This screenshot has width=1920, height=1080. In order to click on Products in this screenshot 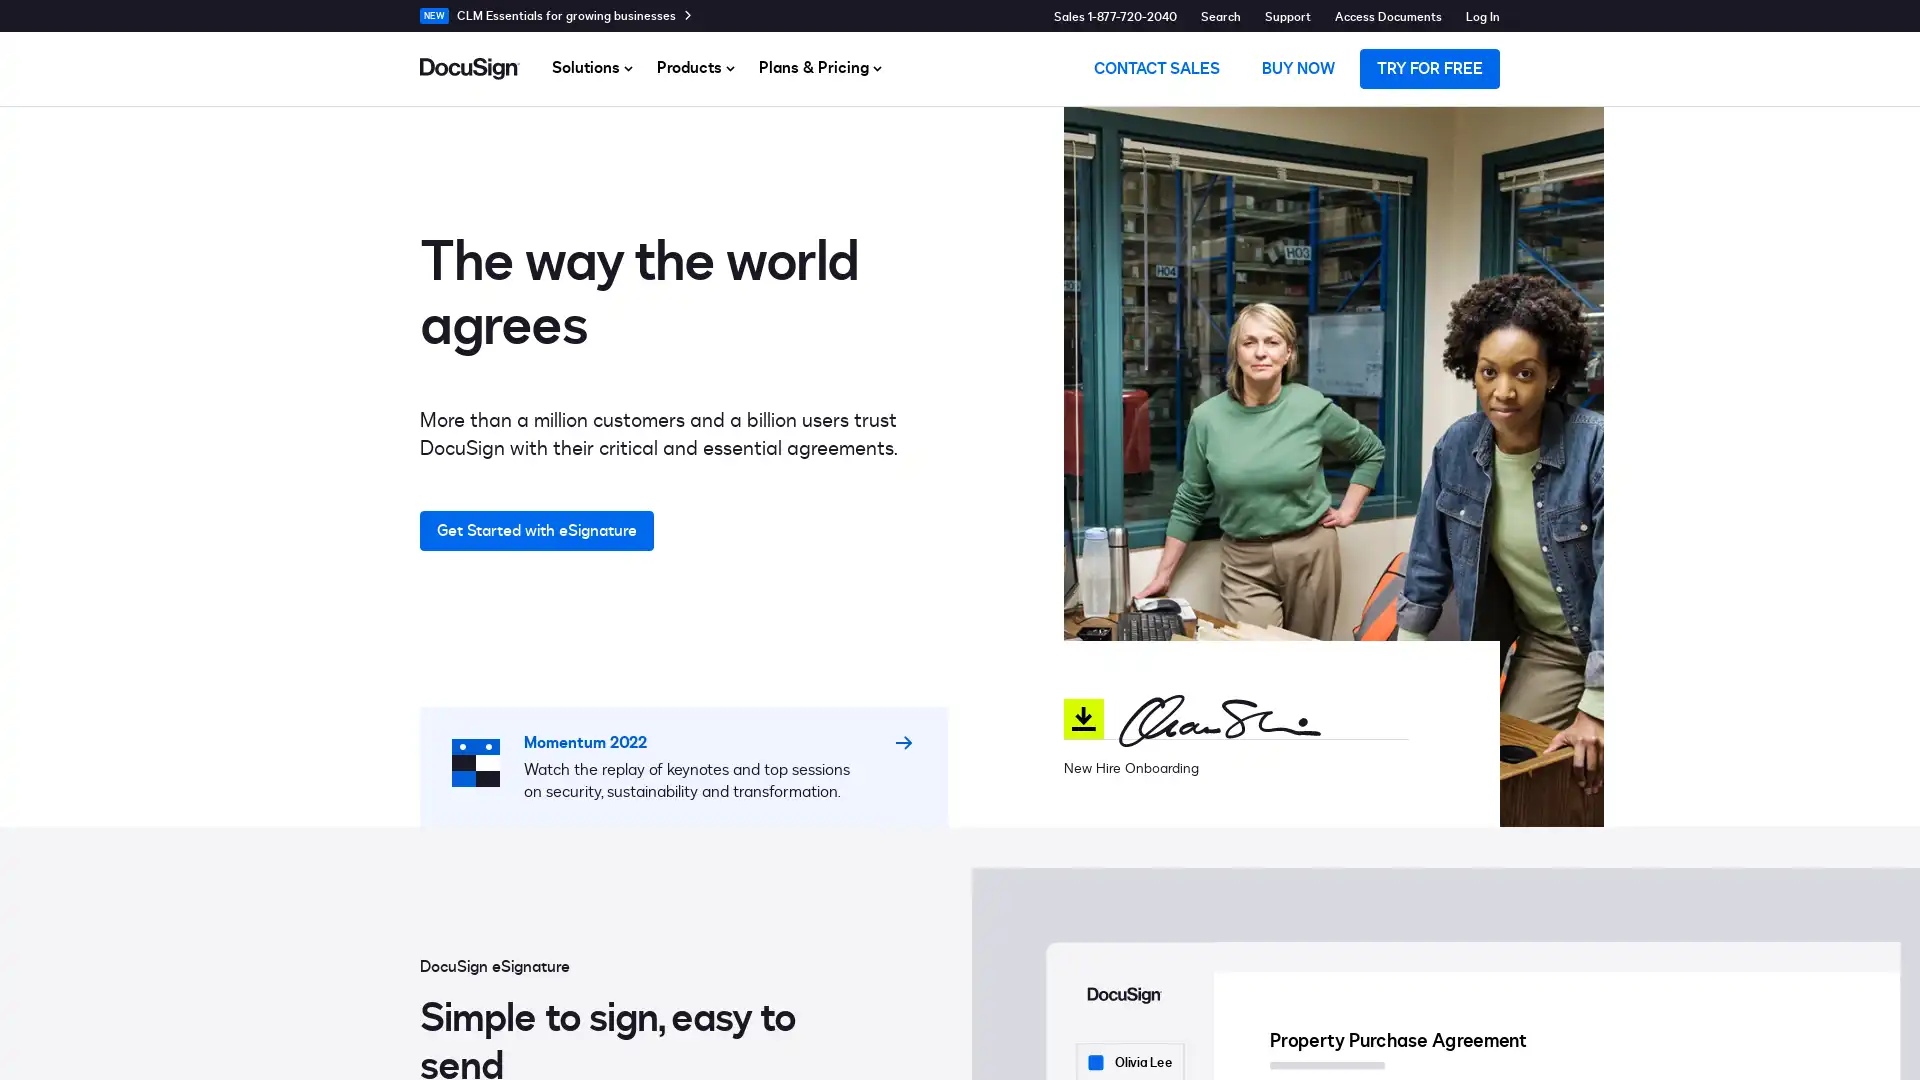, I will do `click(696, 68)`.